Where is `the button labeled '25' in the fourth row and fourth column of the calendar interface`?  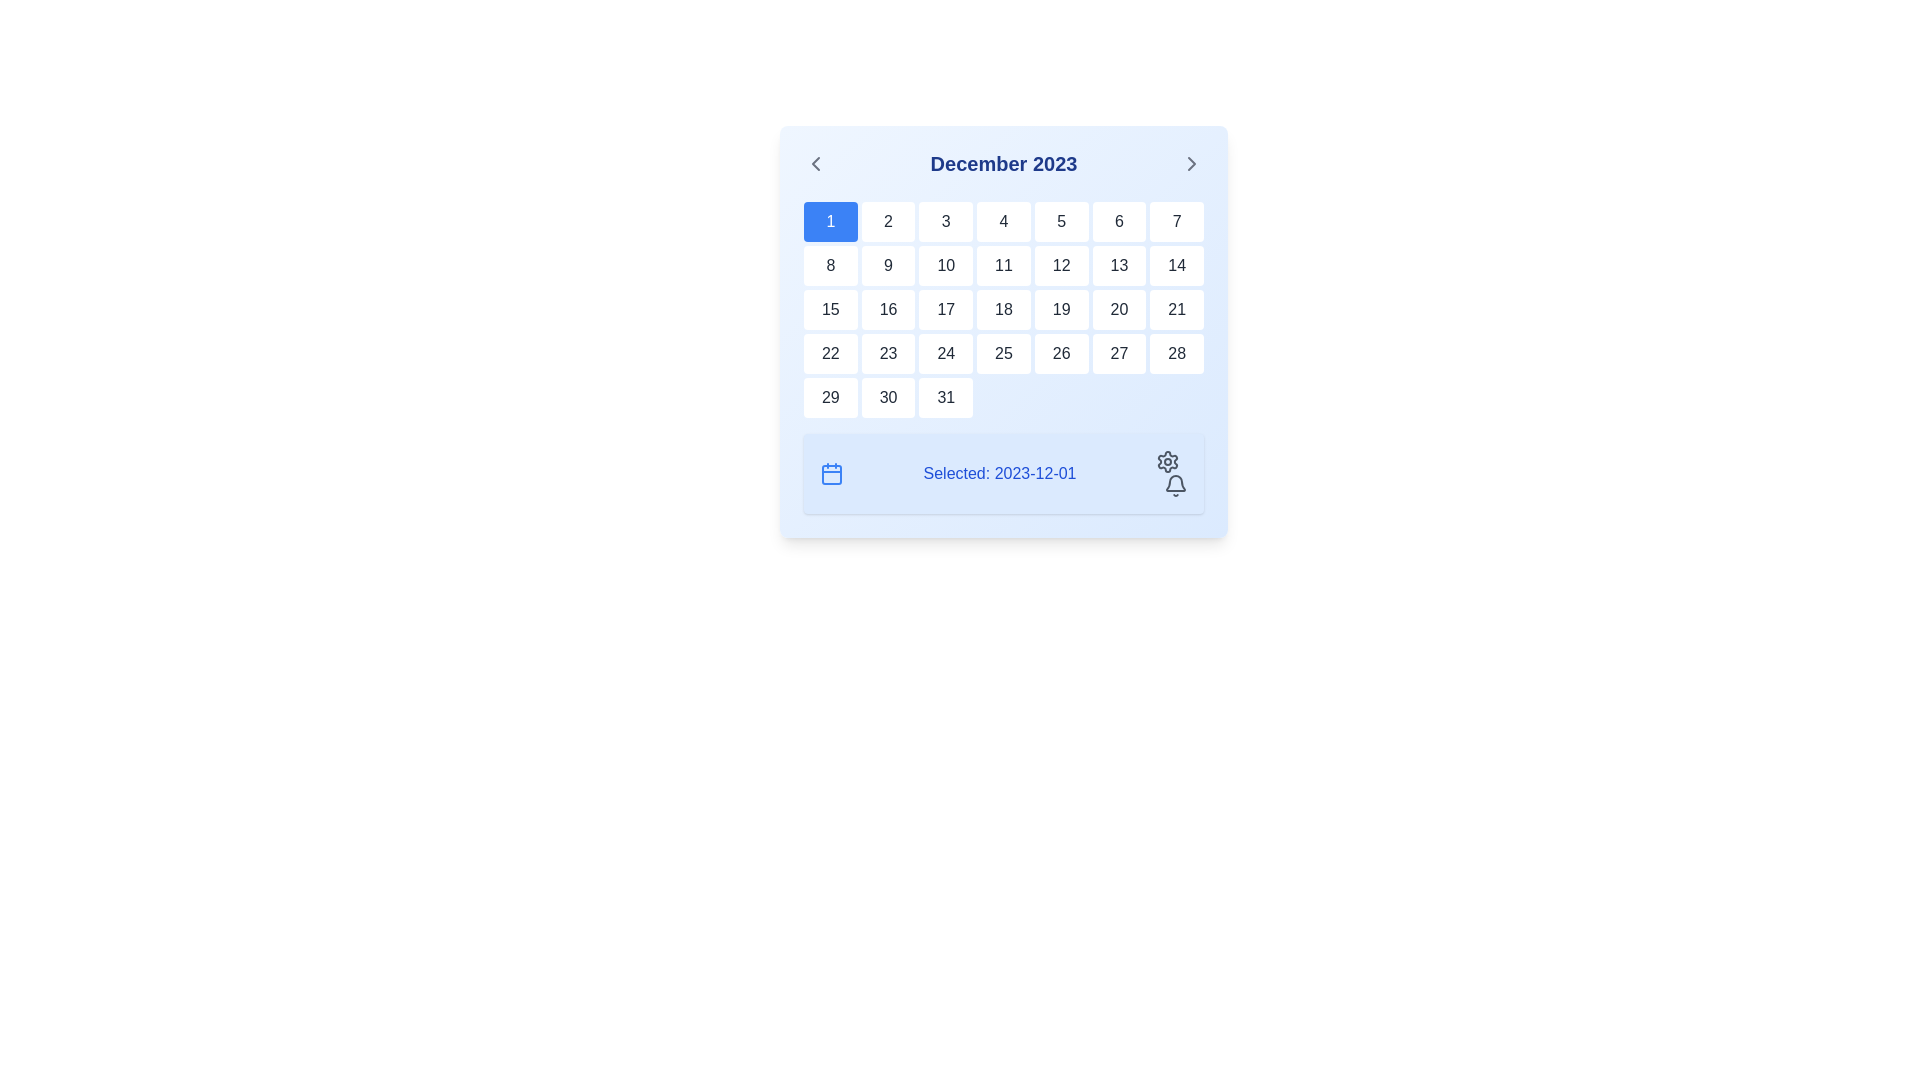 the button labeled '25' in the fourth row and fourth column of the calendar interface is located at coordinates (1003, 353).